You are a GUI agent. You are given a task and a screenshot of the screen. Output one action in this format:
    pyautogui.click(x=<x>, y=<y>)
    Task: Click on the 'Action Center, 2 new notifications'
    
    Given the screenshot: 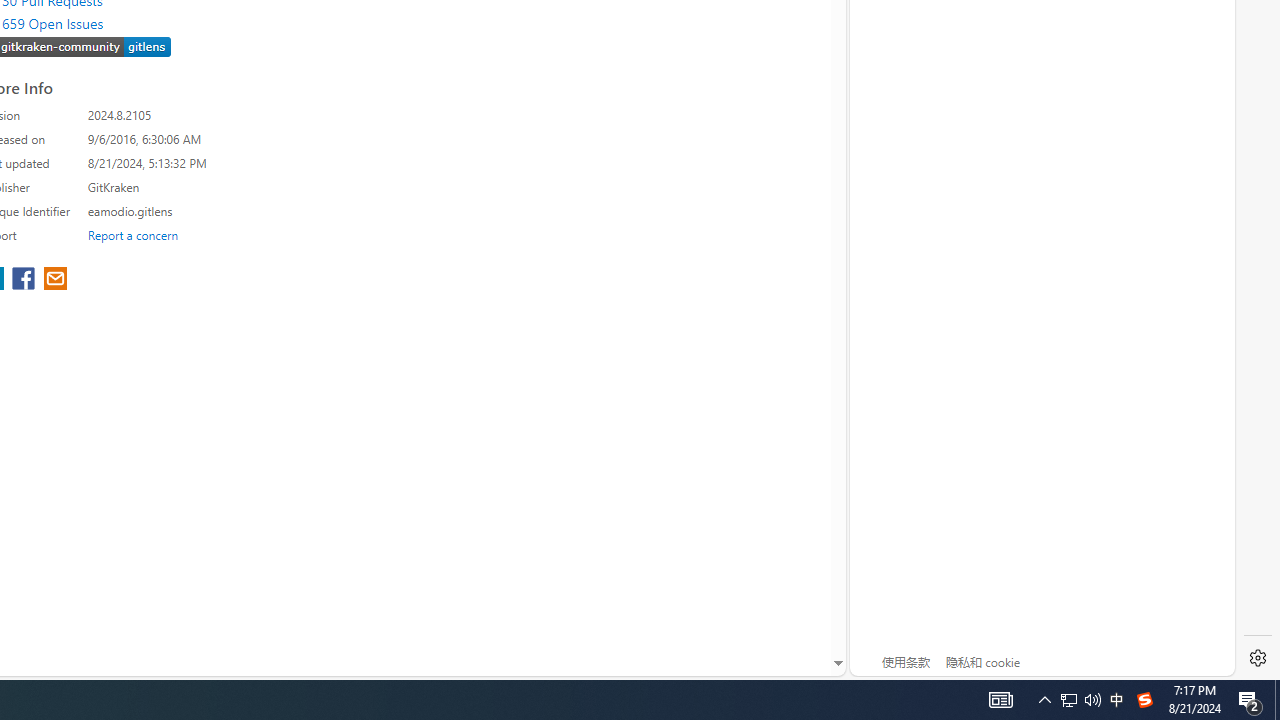 What is the action you would take?
    pyautogui.click(x=1250, y=698)
    